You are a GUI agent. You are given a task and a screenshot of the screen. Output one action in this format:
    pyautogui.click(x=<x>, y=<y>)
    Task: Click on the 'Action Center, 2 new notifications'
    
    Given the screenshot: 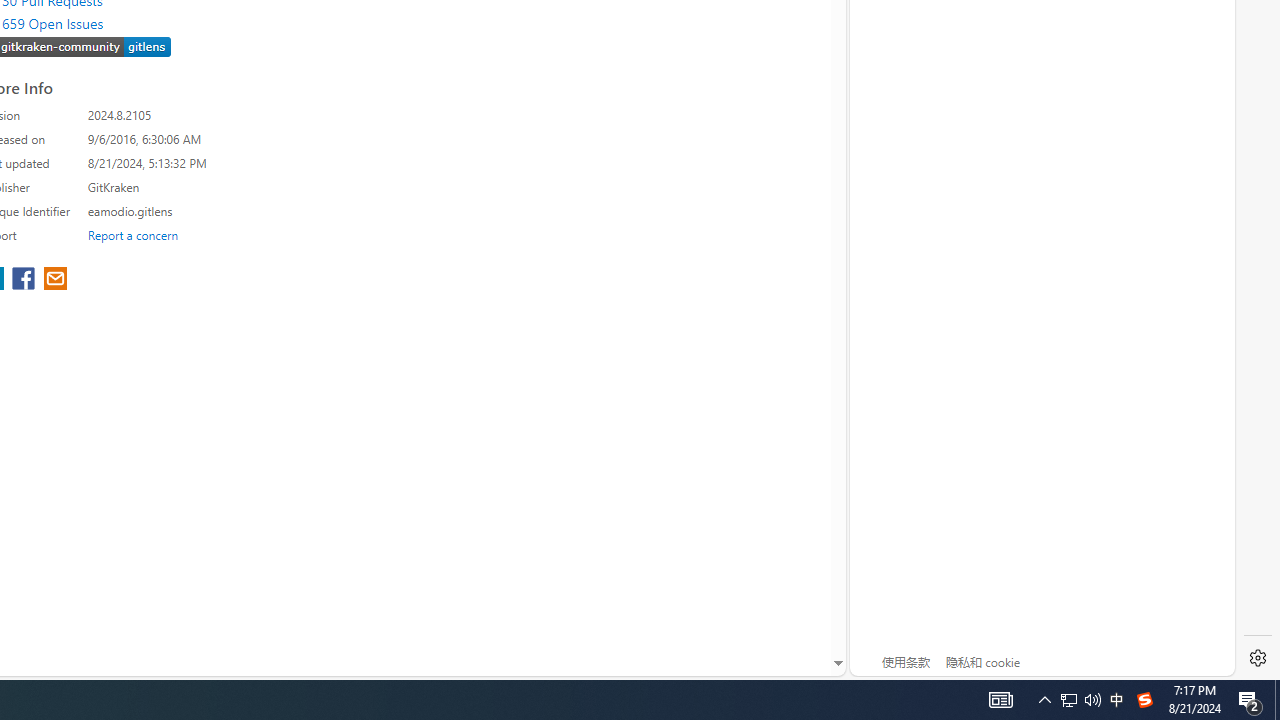 What is the action you would take?
    pyautogui.click(x=1250, y=698)
    